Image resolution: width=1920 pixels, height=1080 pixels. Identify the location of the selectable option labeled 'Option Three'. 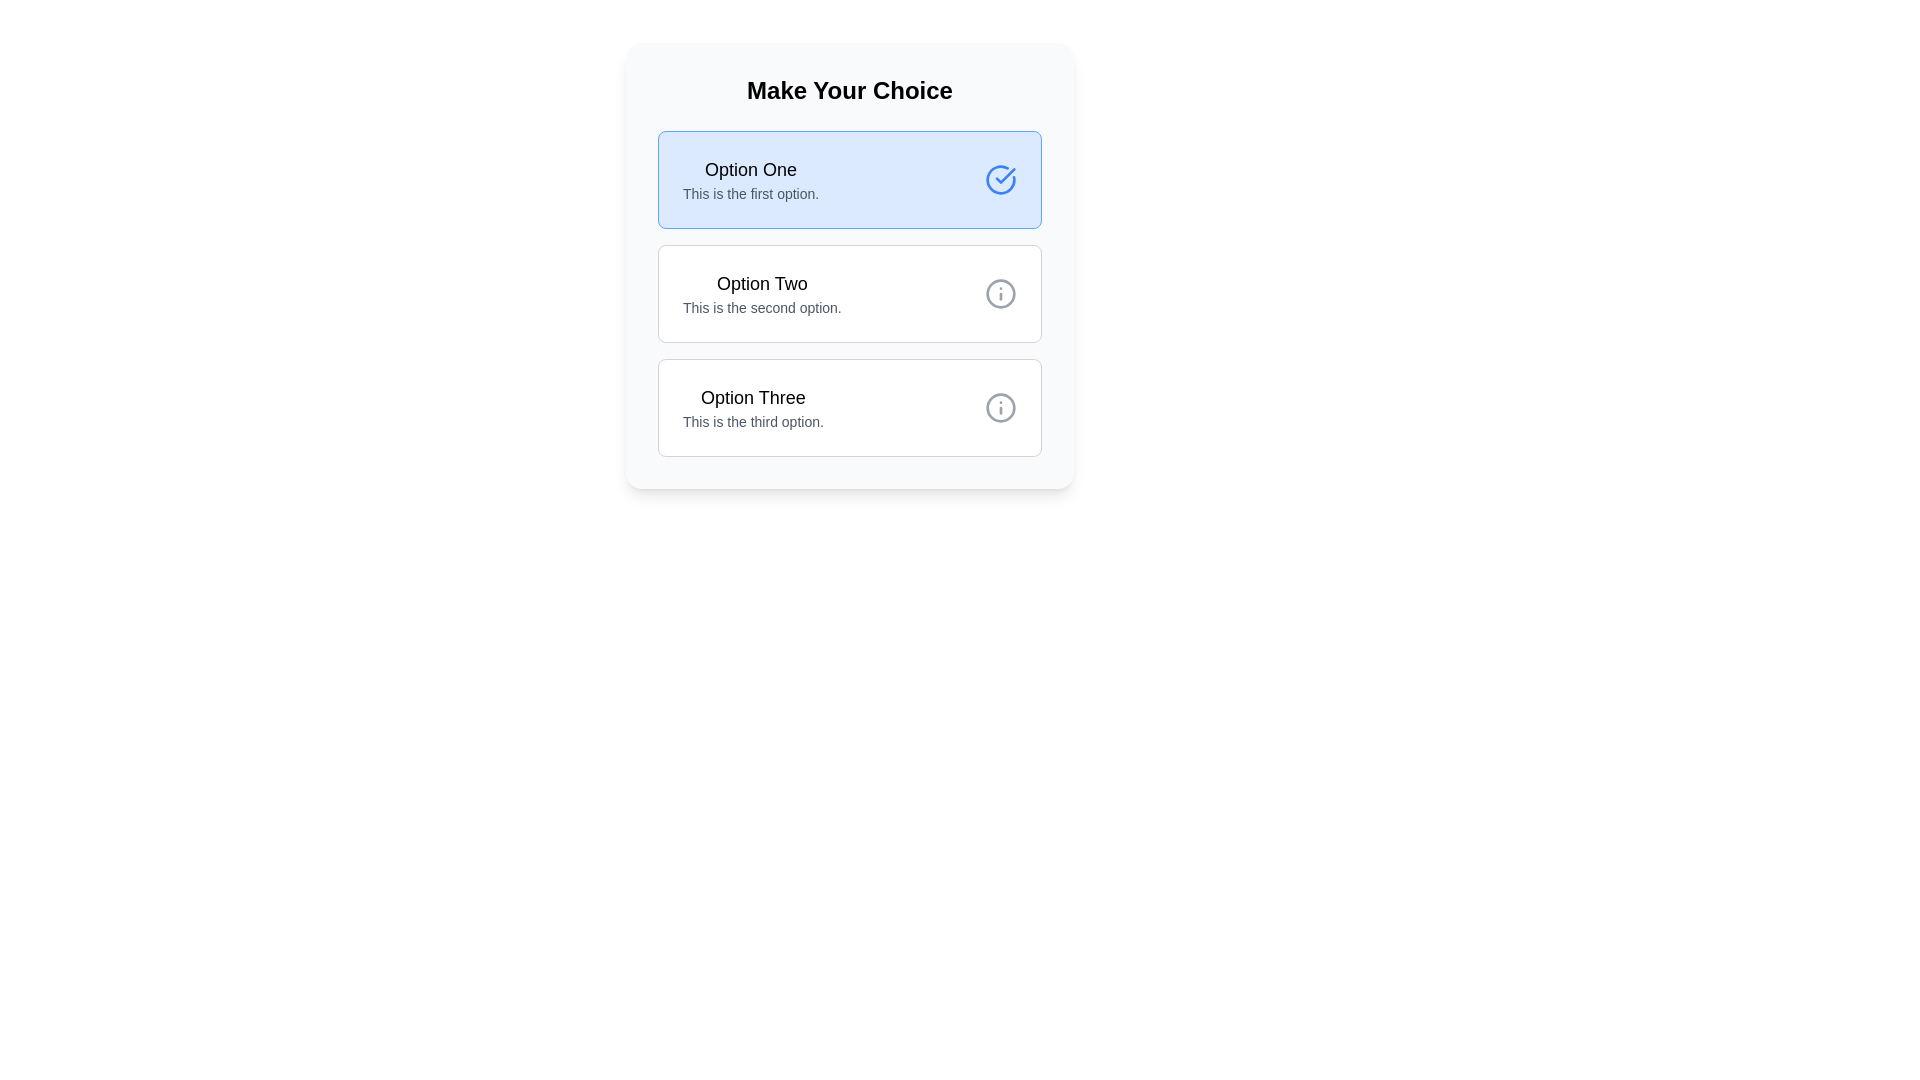
(752, 407).